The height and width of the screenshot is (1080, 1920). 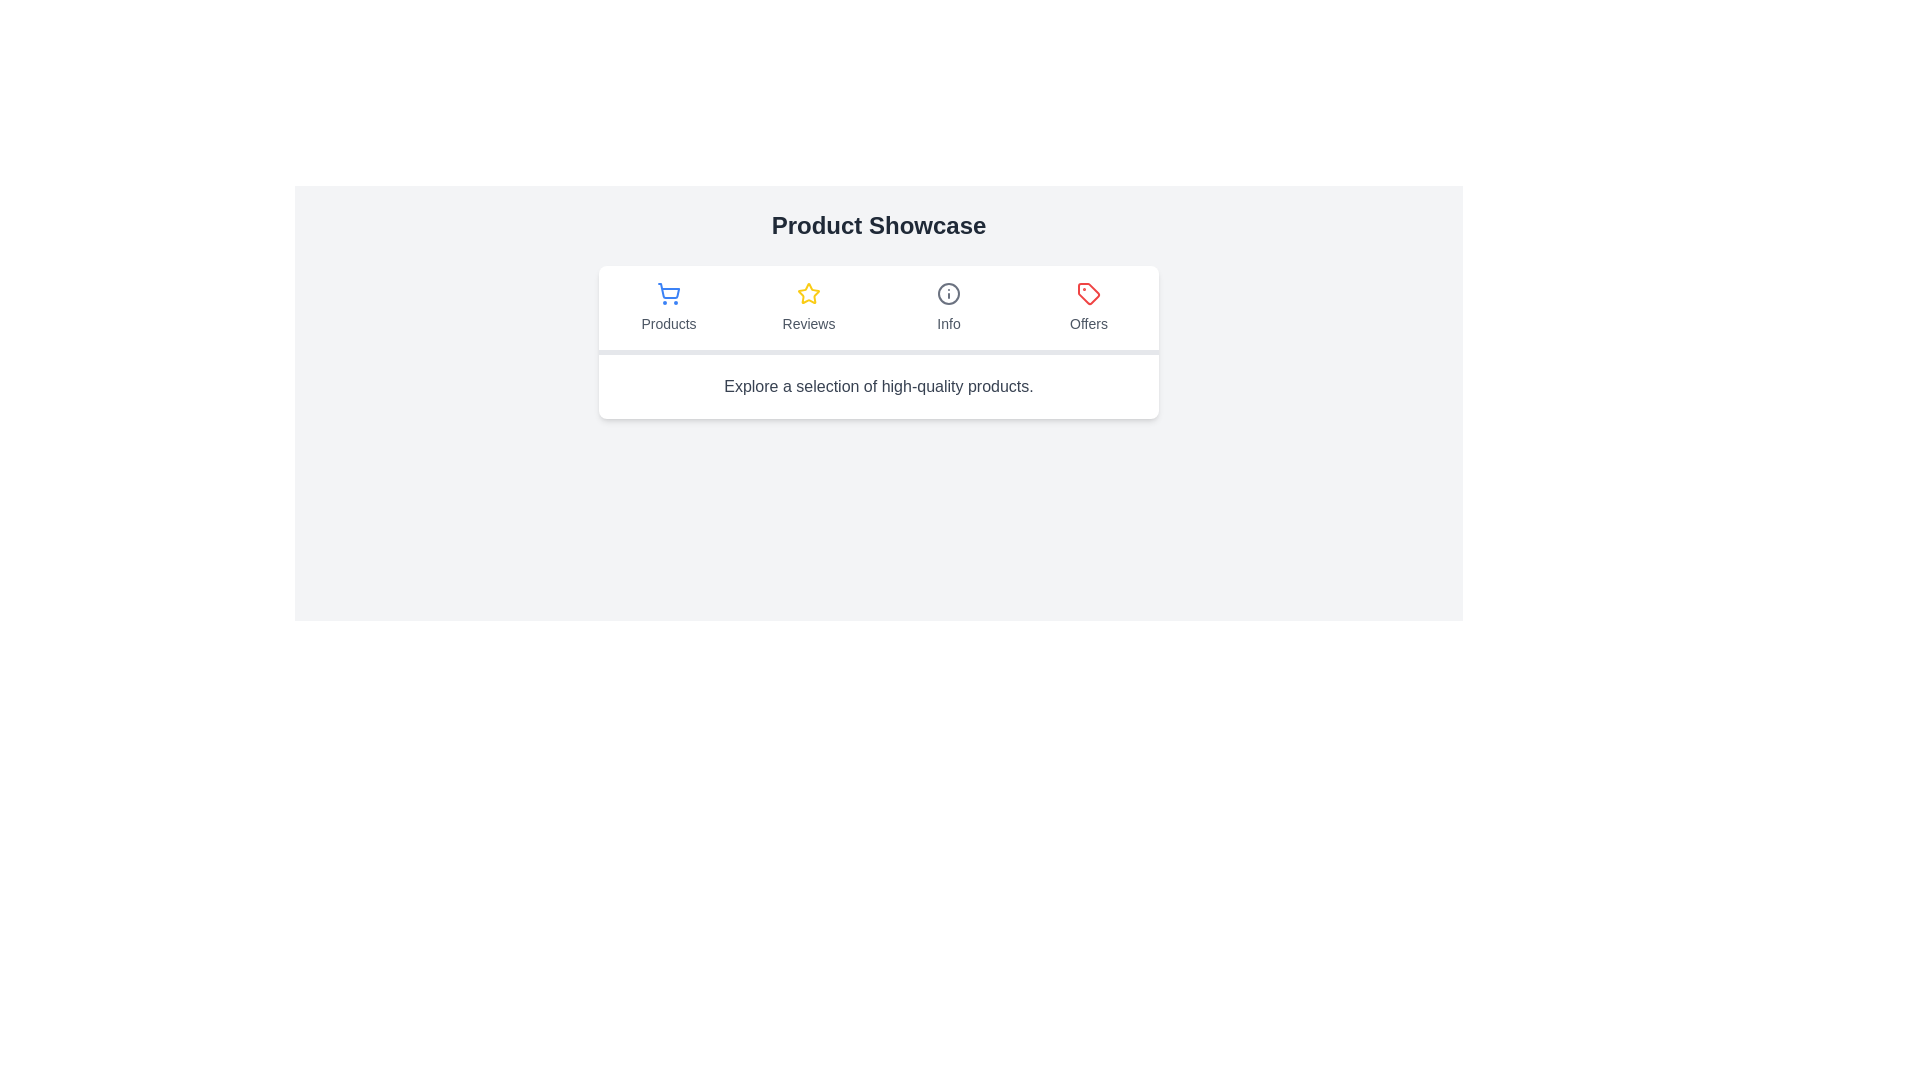 I want to click on the circular gray 'i' icon located in the 'Info' tab of the navigation bar under 'Product Showcase', so click(x=948, y=293).